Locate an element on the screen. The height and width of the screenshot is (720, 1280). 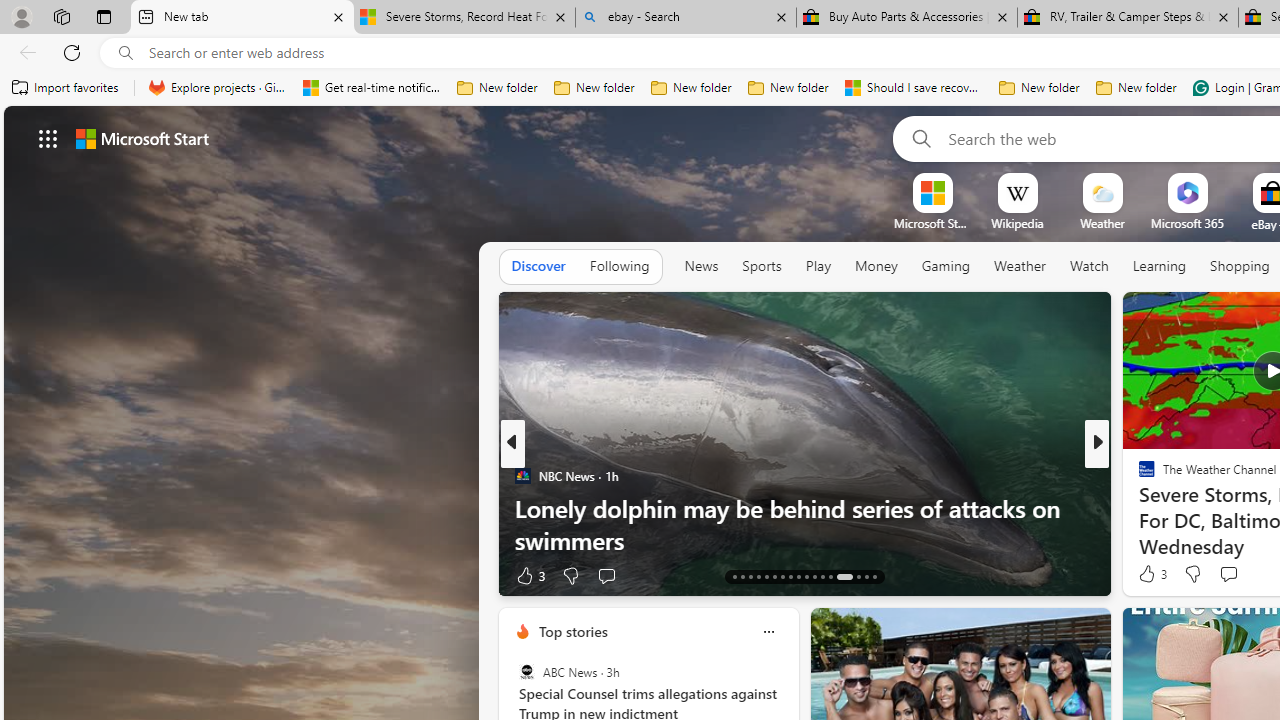
'New folder' is located at coordinates (1136, 87).